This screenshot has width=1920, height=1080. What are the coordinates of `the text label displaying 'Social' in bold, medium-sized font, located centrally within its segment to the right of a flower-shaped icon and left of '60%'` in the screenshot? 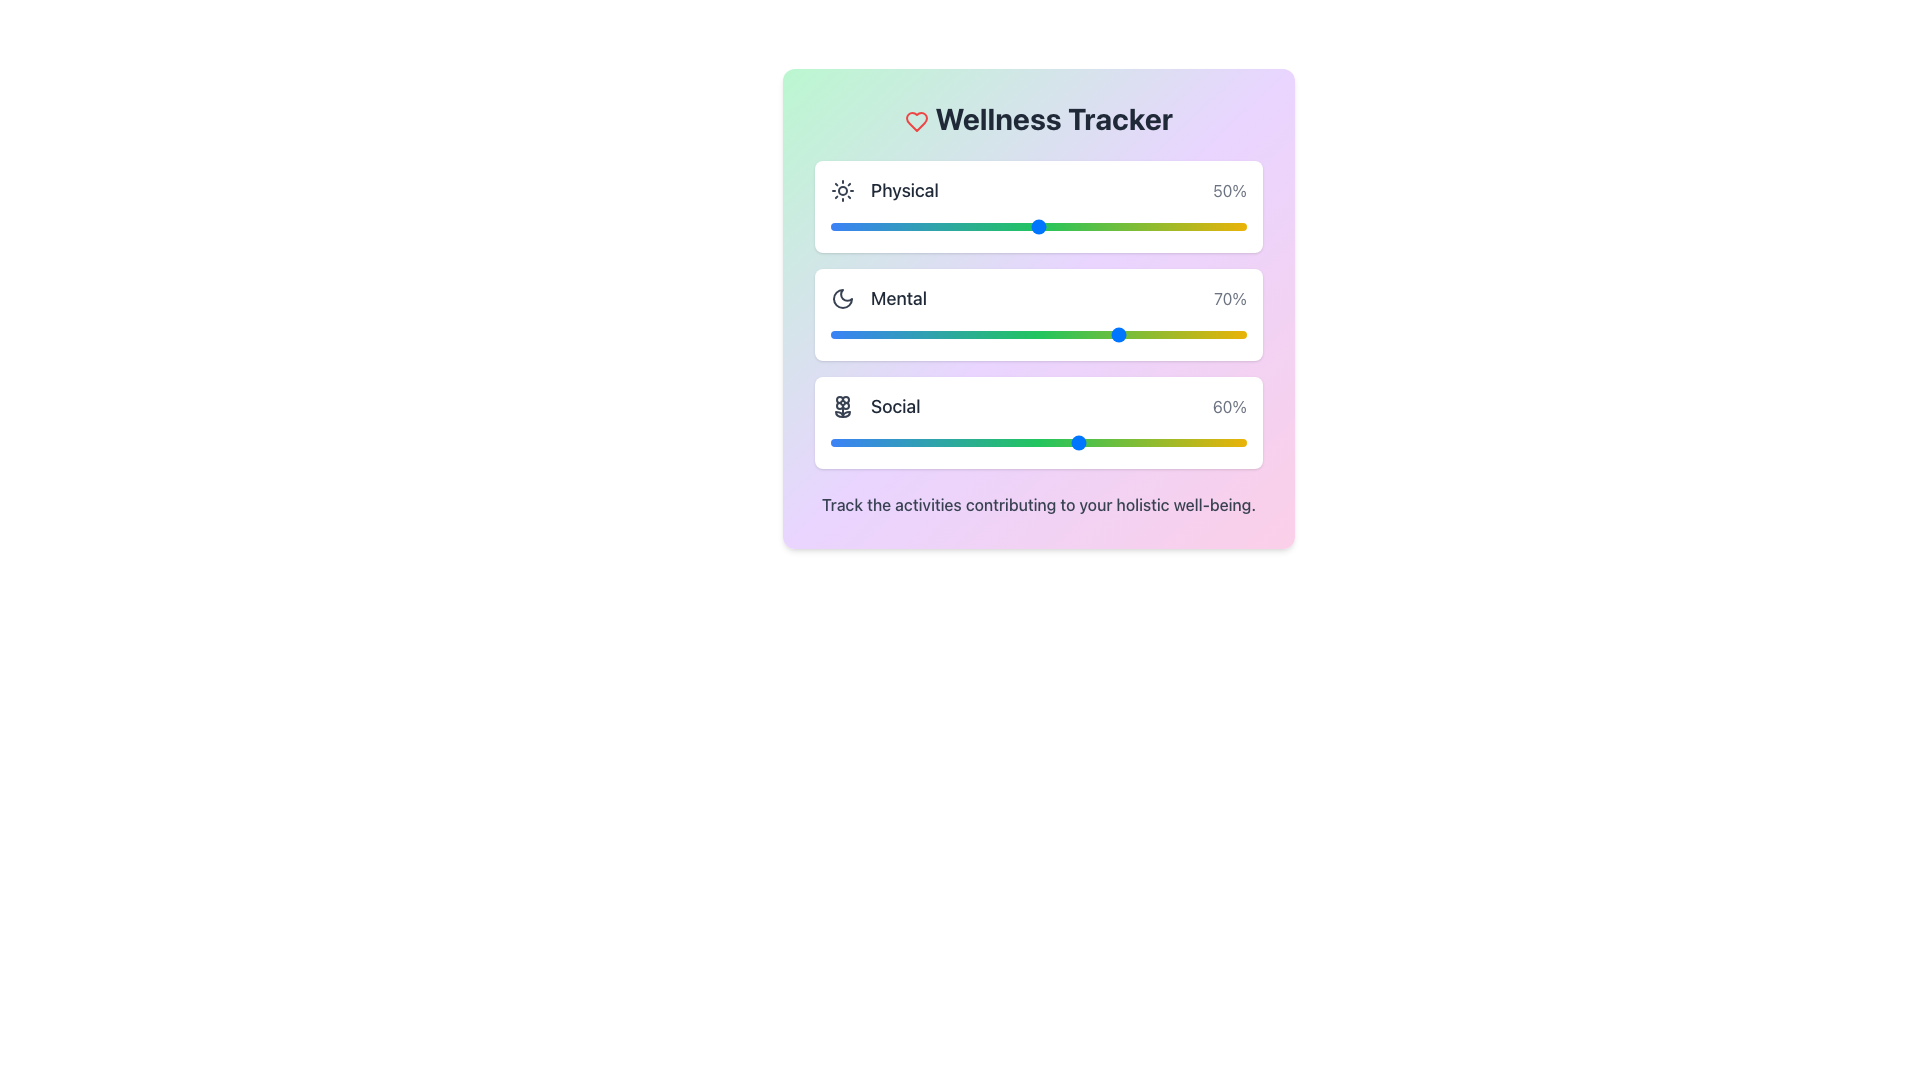 It's located at (894, 406).